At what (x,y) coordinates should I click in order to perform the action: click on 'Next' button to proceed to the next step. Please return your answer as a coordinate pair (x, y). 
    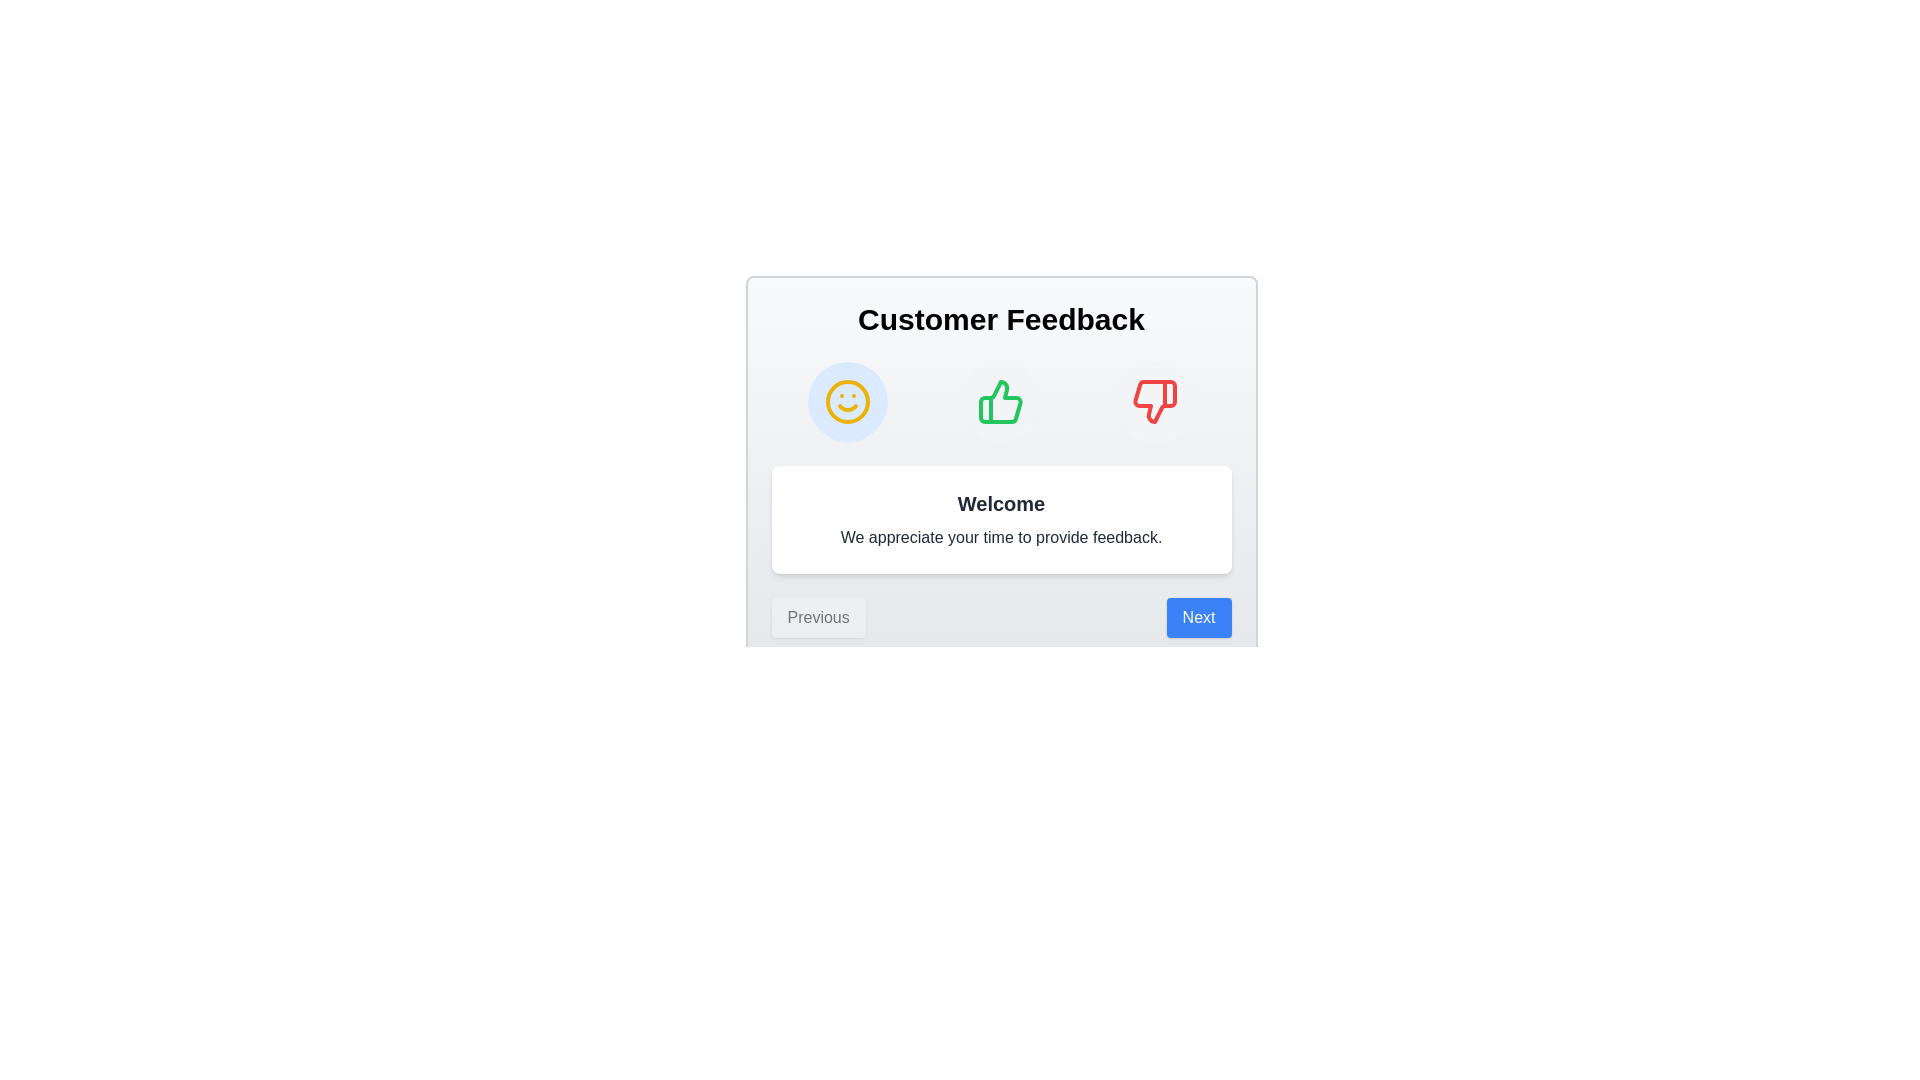
    Looking at the image, I should click on (1199, 616).